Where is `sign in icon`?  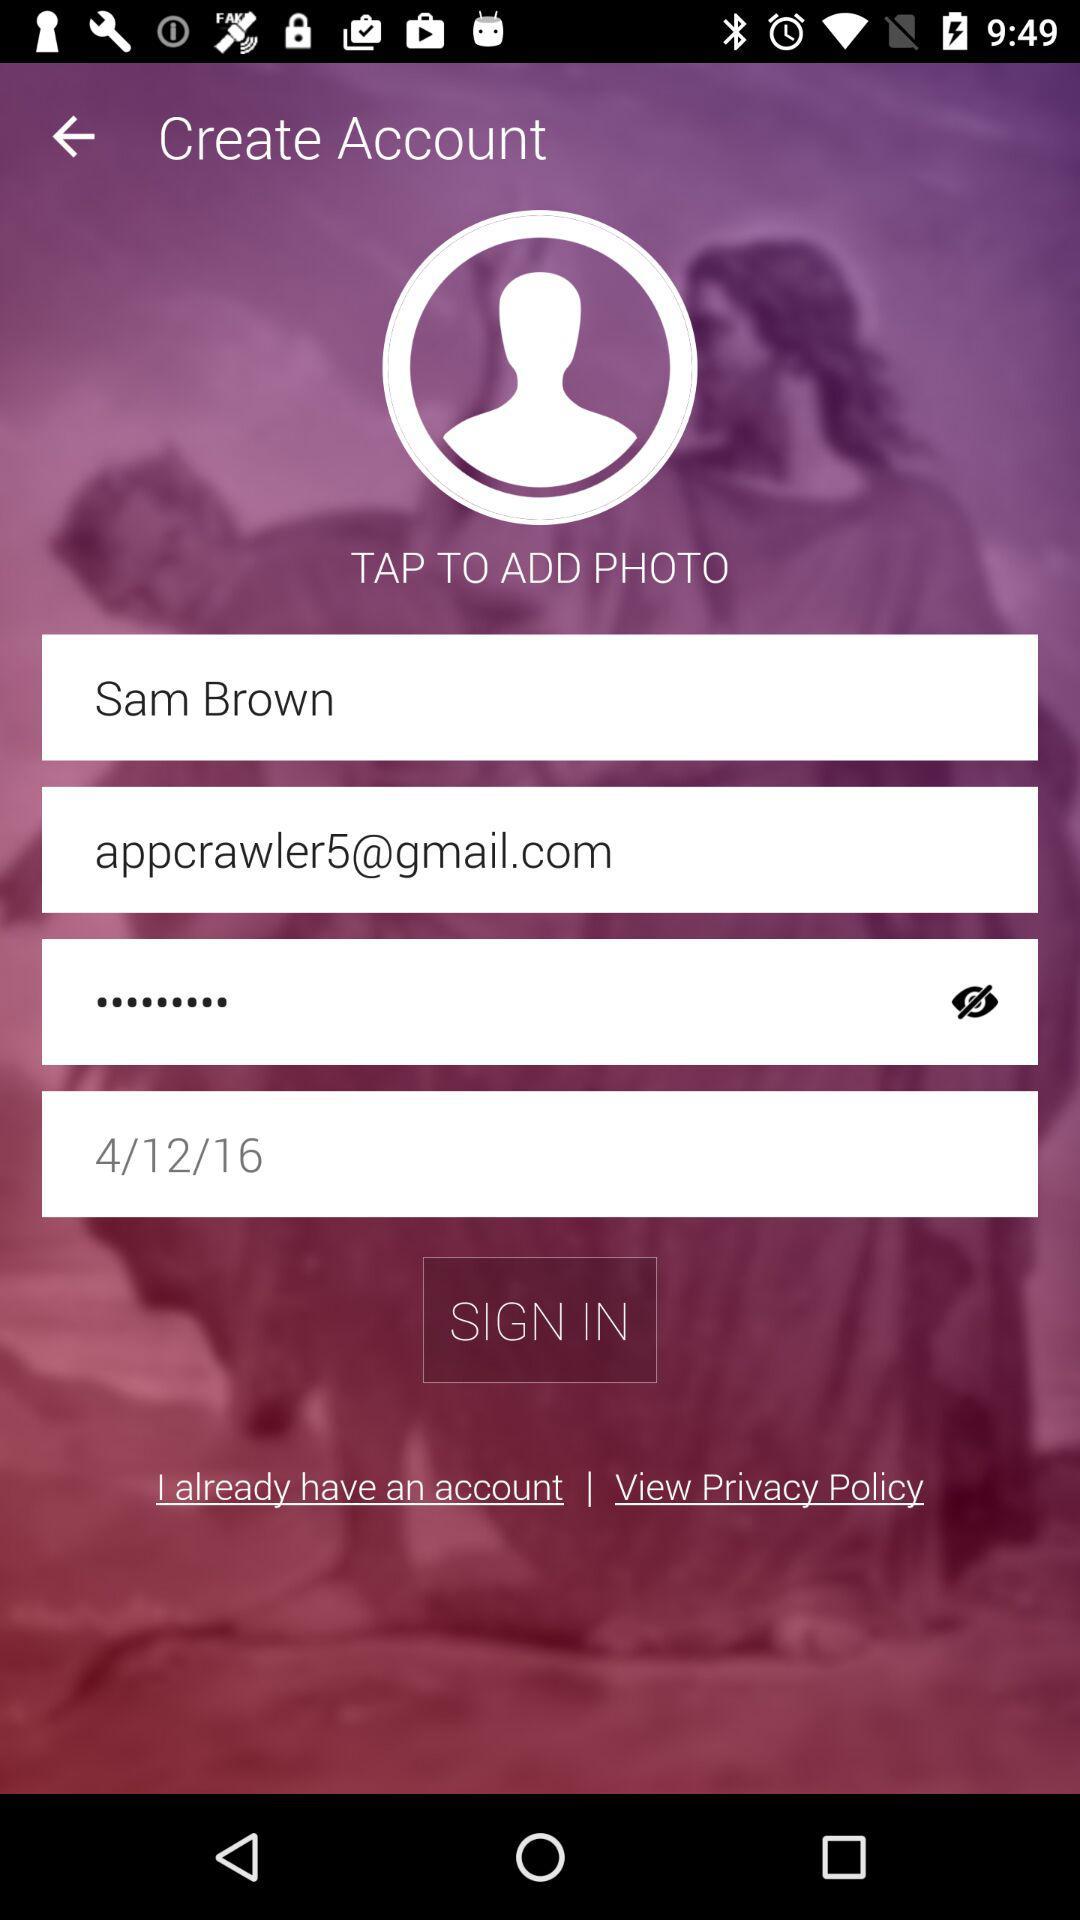
sign in icon is located at coordinates (540, 1320).